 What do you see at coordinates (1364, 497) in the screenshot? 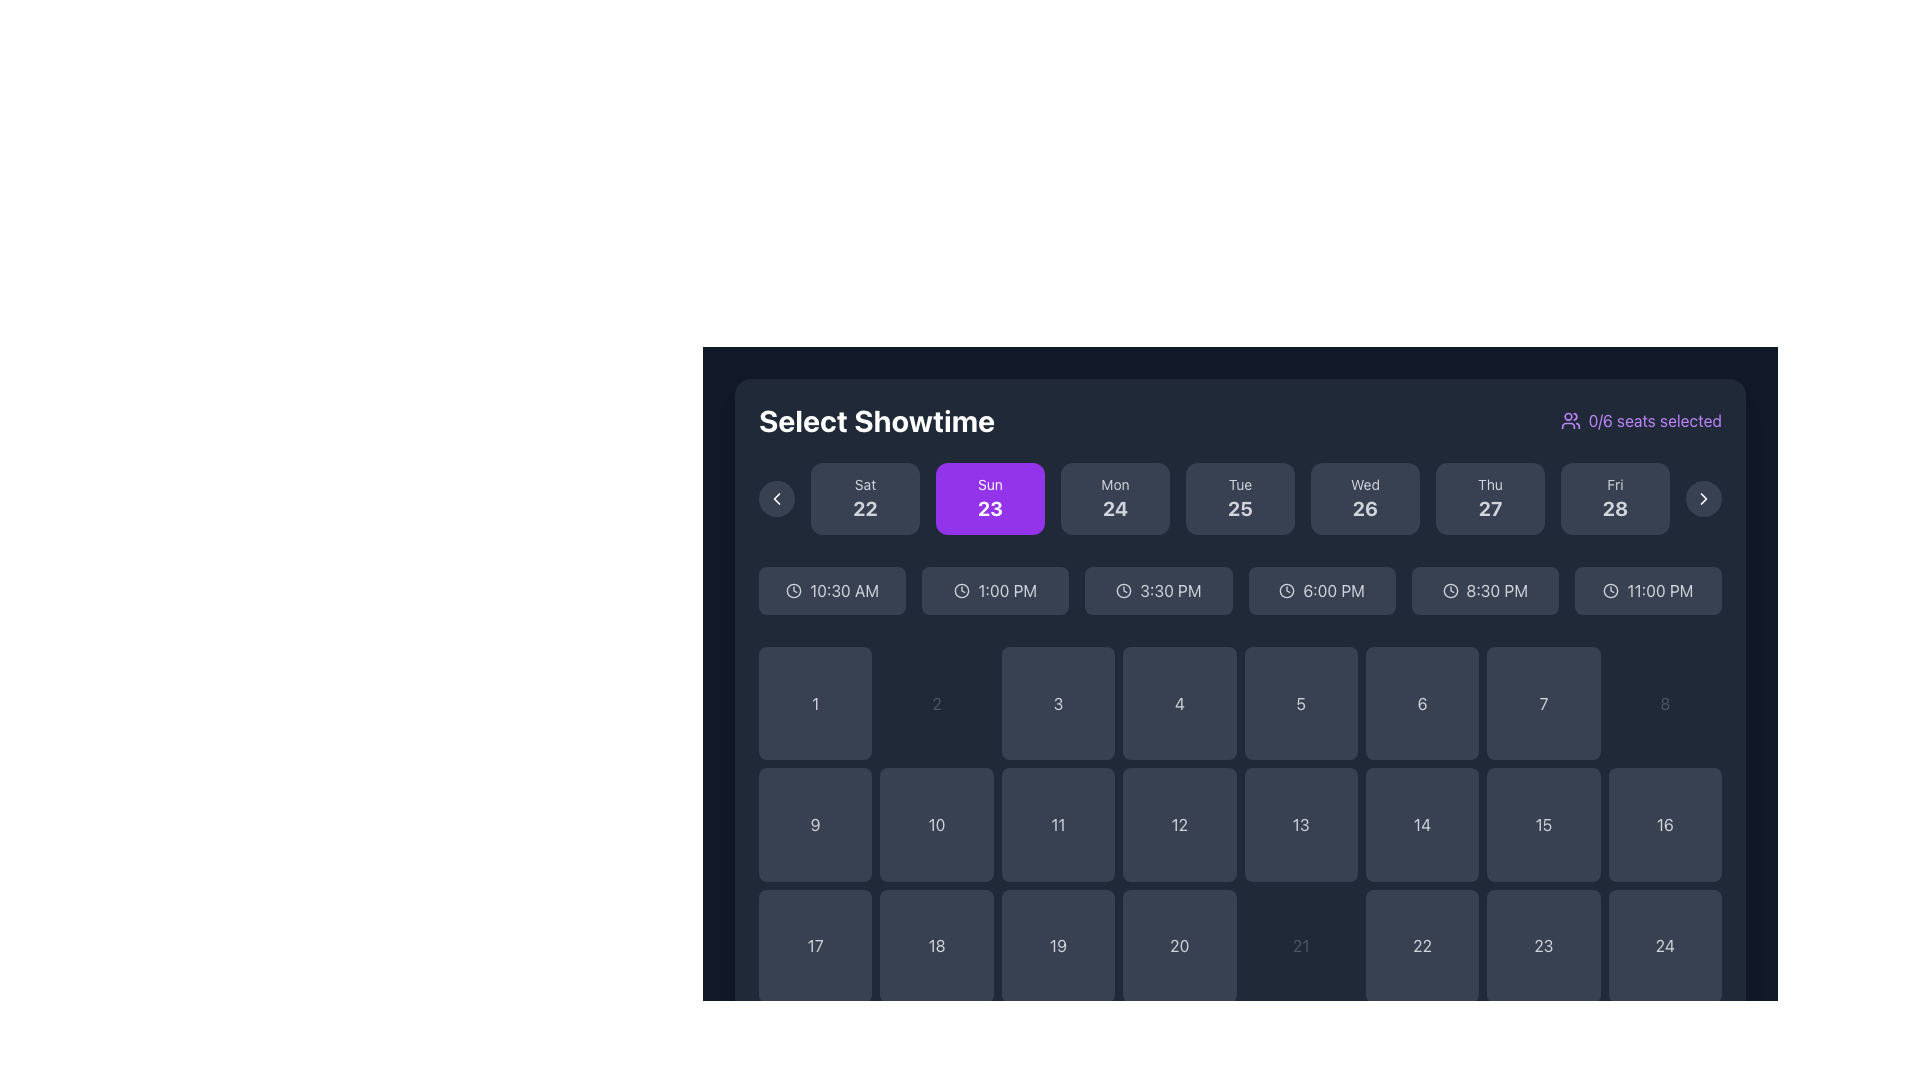
I see `the rectangular button labeled 'Wed 26'` at bounding box center [1364, 497].